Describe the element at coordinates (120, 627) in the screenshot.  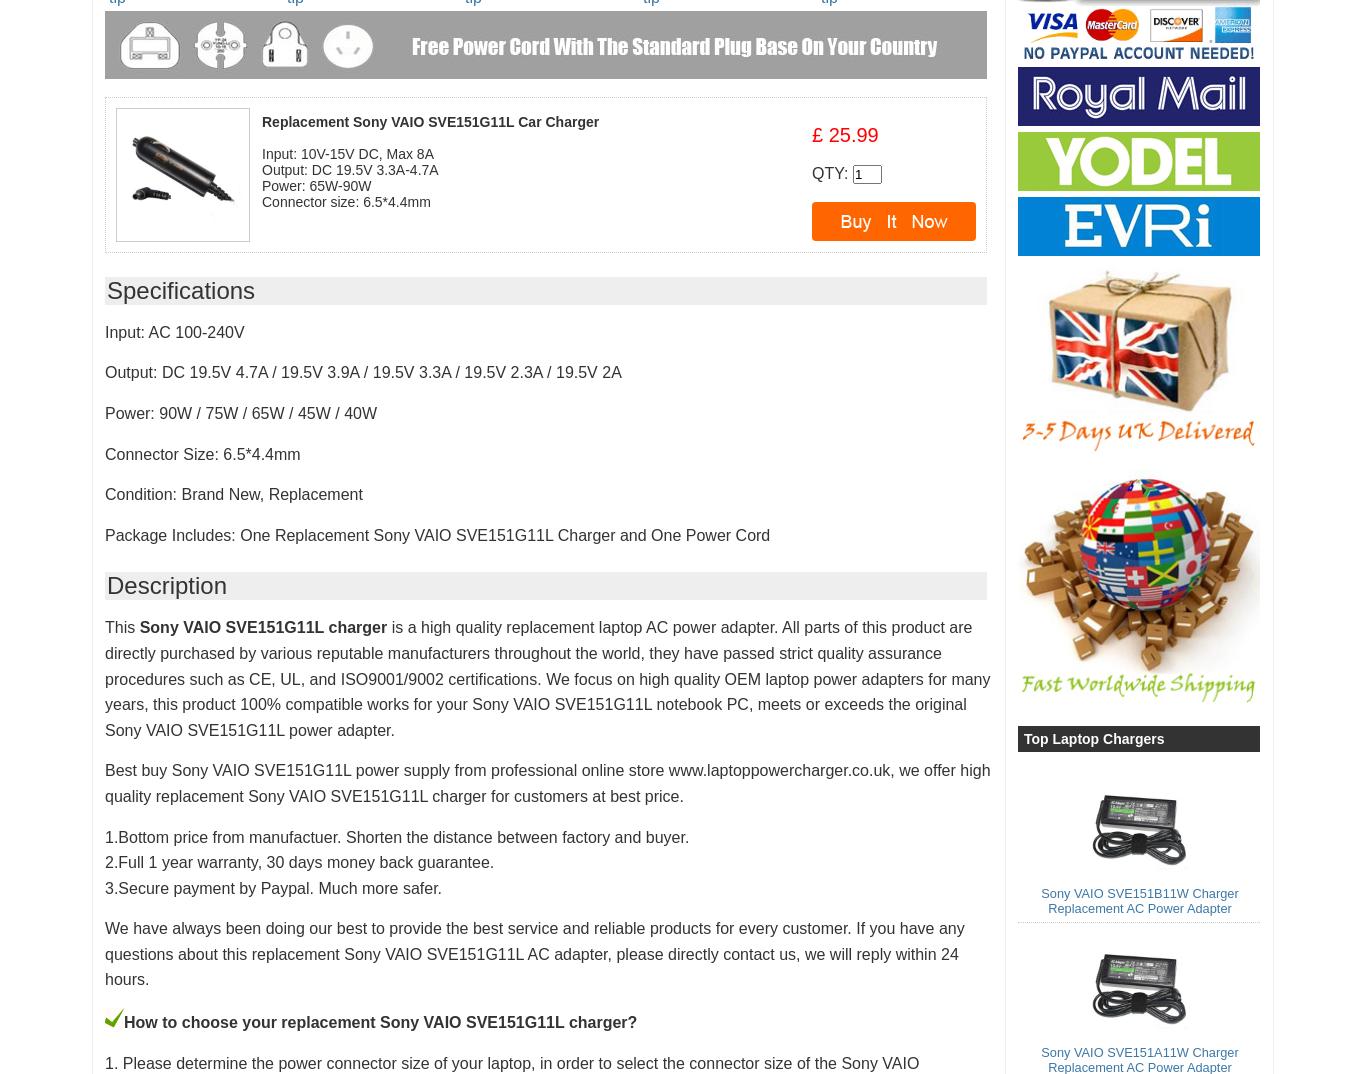
I see `'This'` at that location.